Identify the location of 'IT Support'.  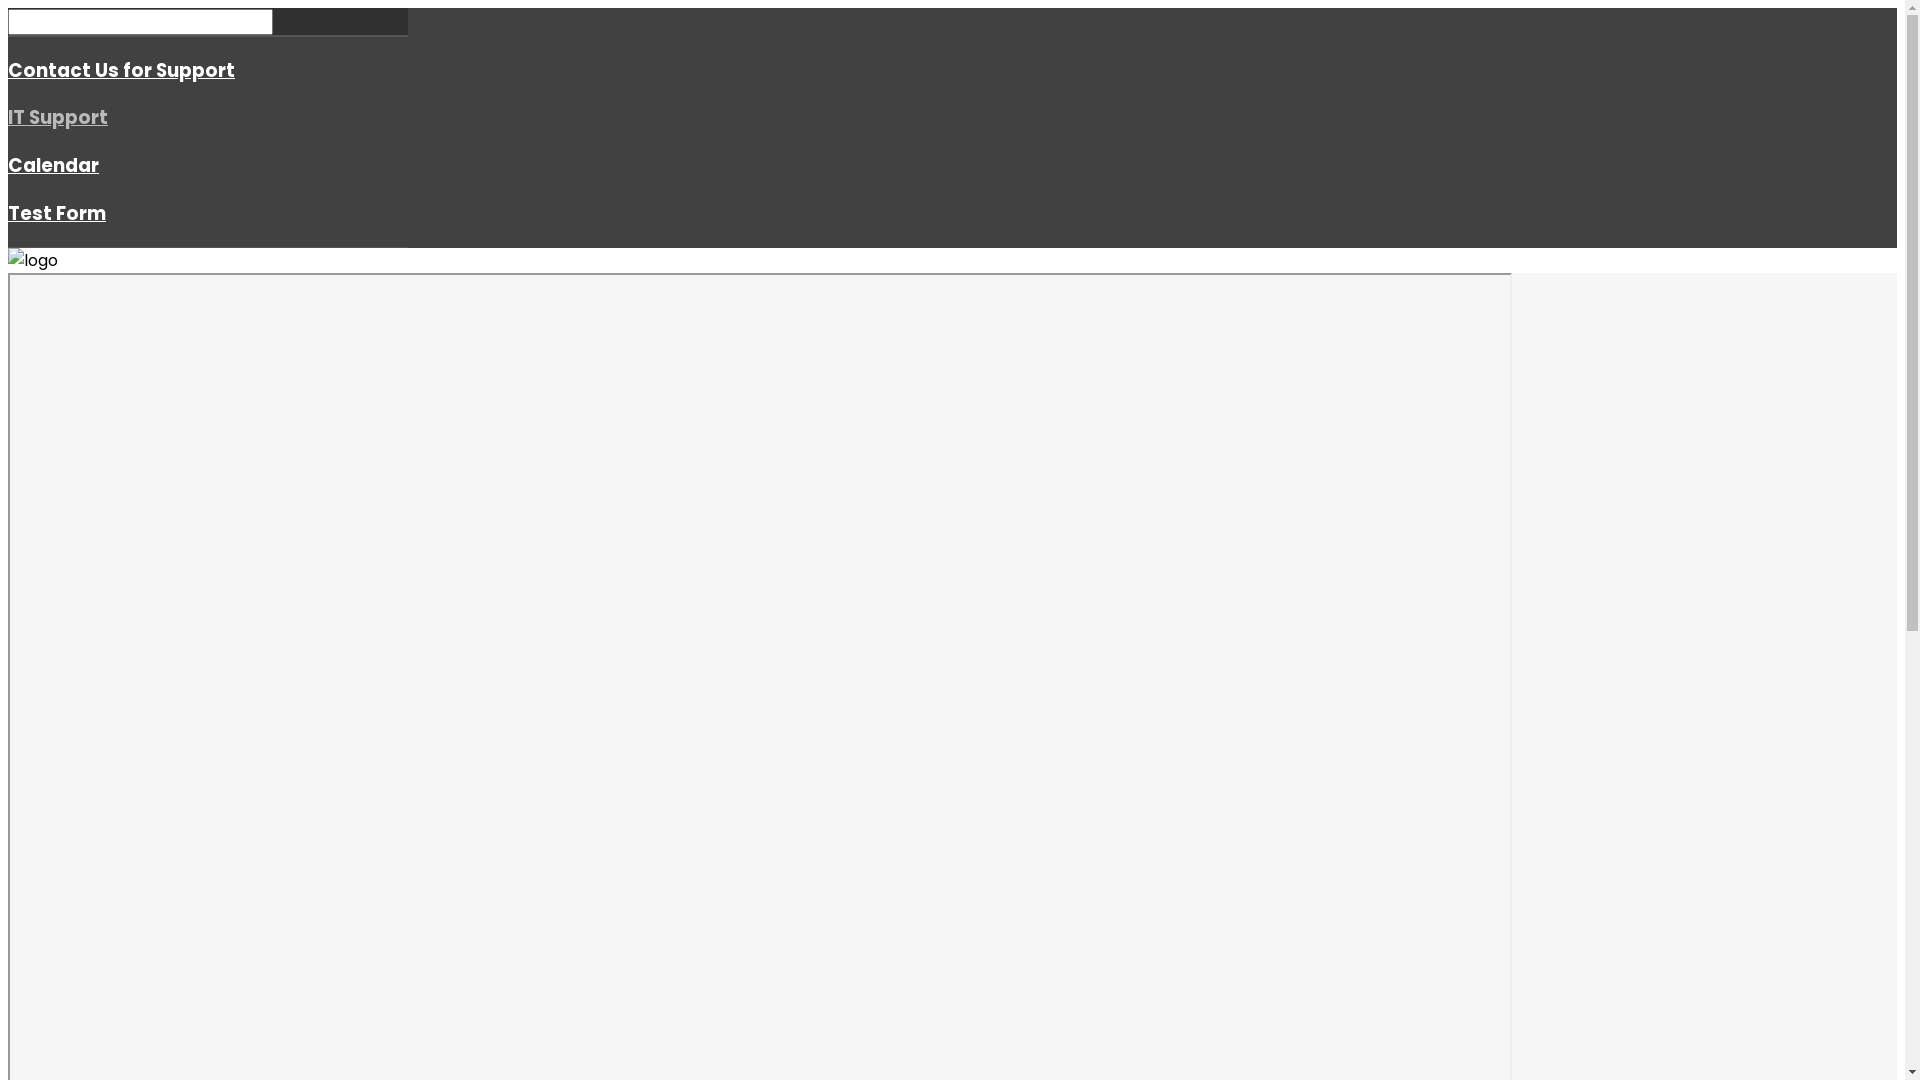
(57, 117).